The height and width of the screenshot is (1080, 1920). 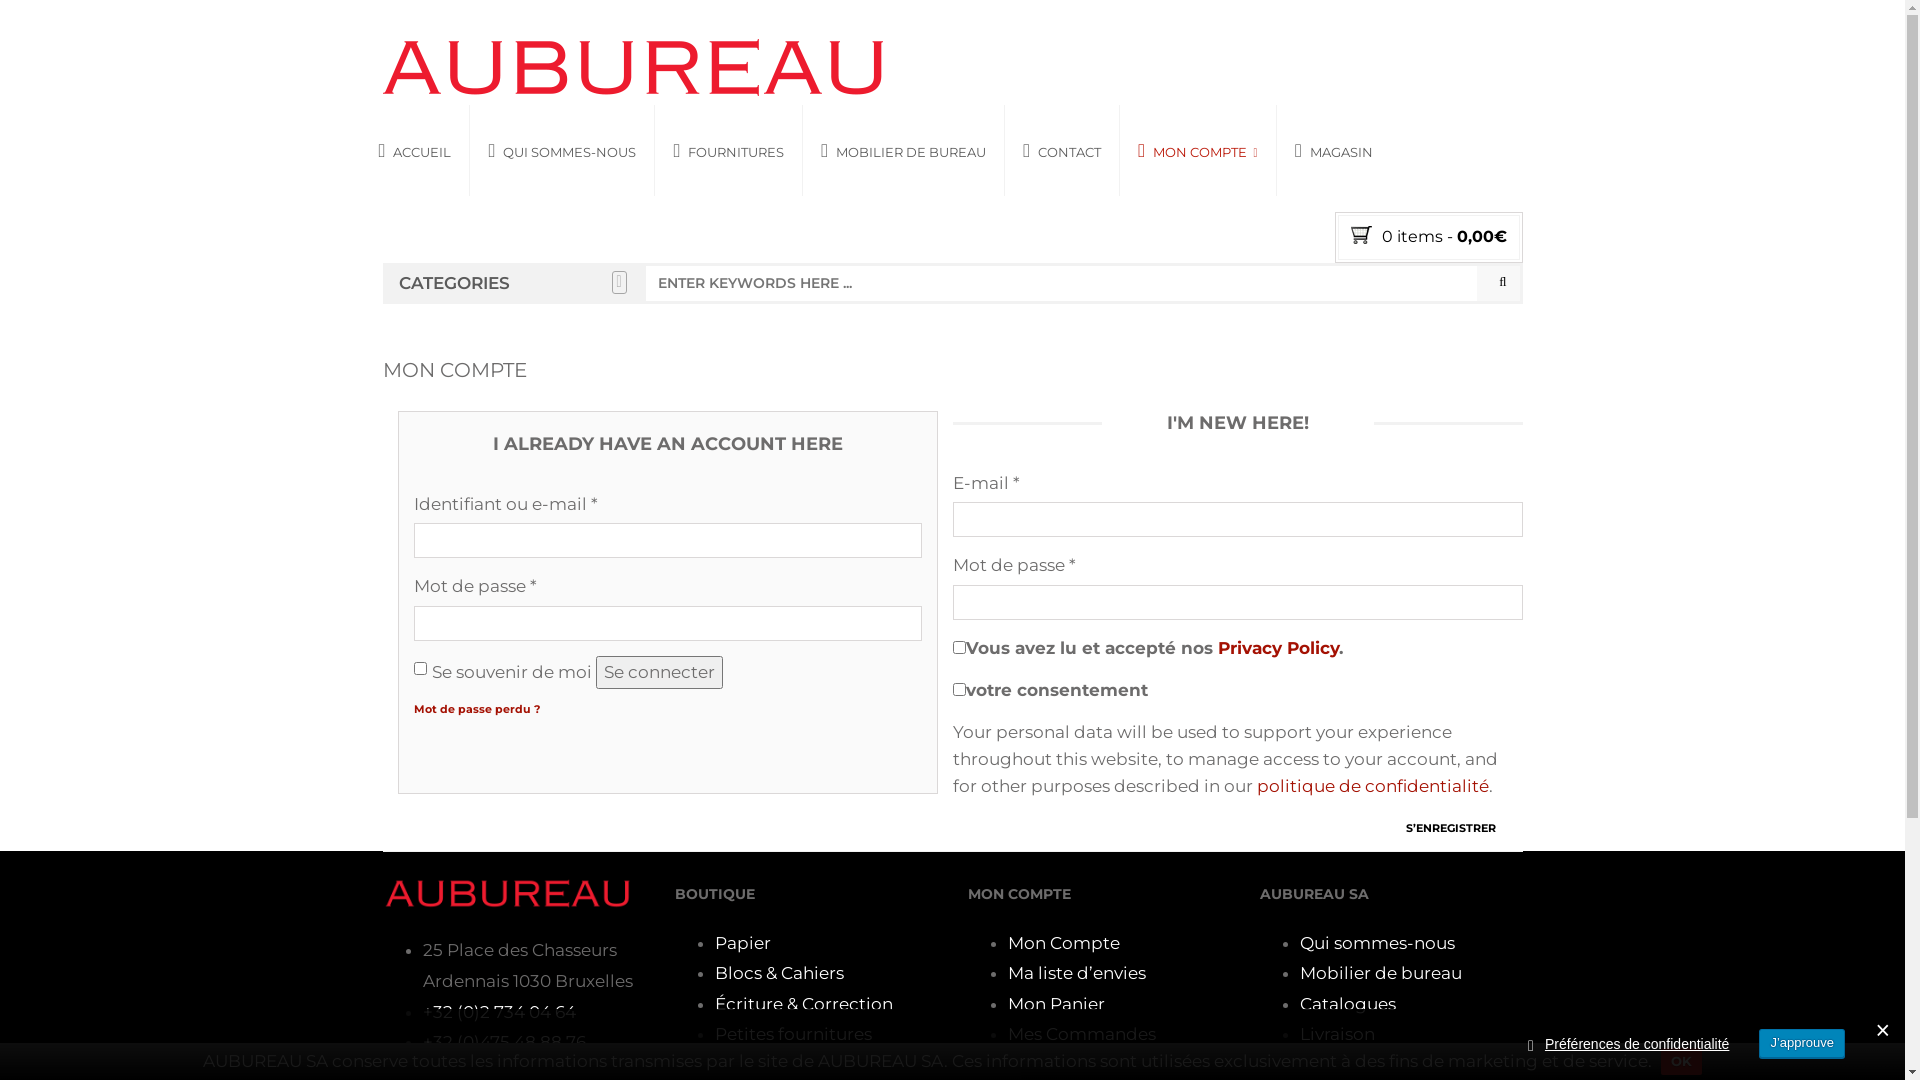 I want to click on 'Mot de passe perdu ?', so click(x=475, y=708).